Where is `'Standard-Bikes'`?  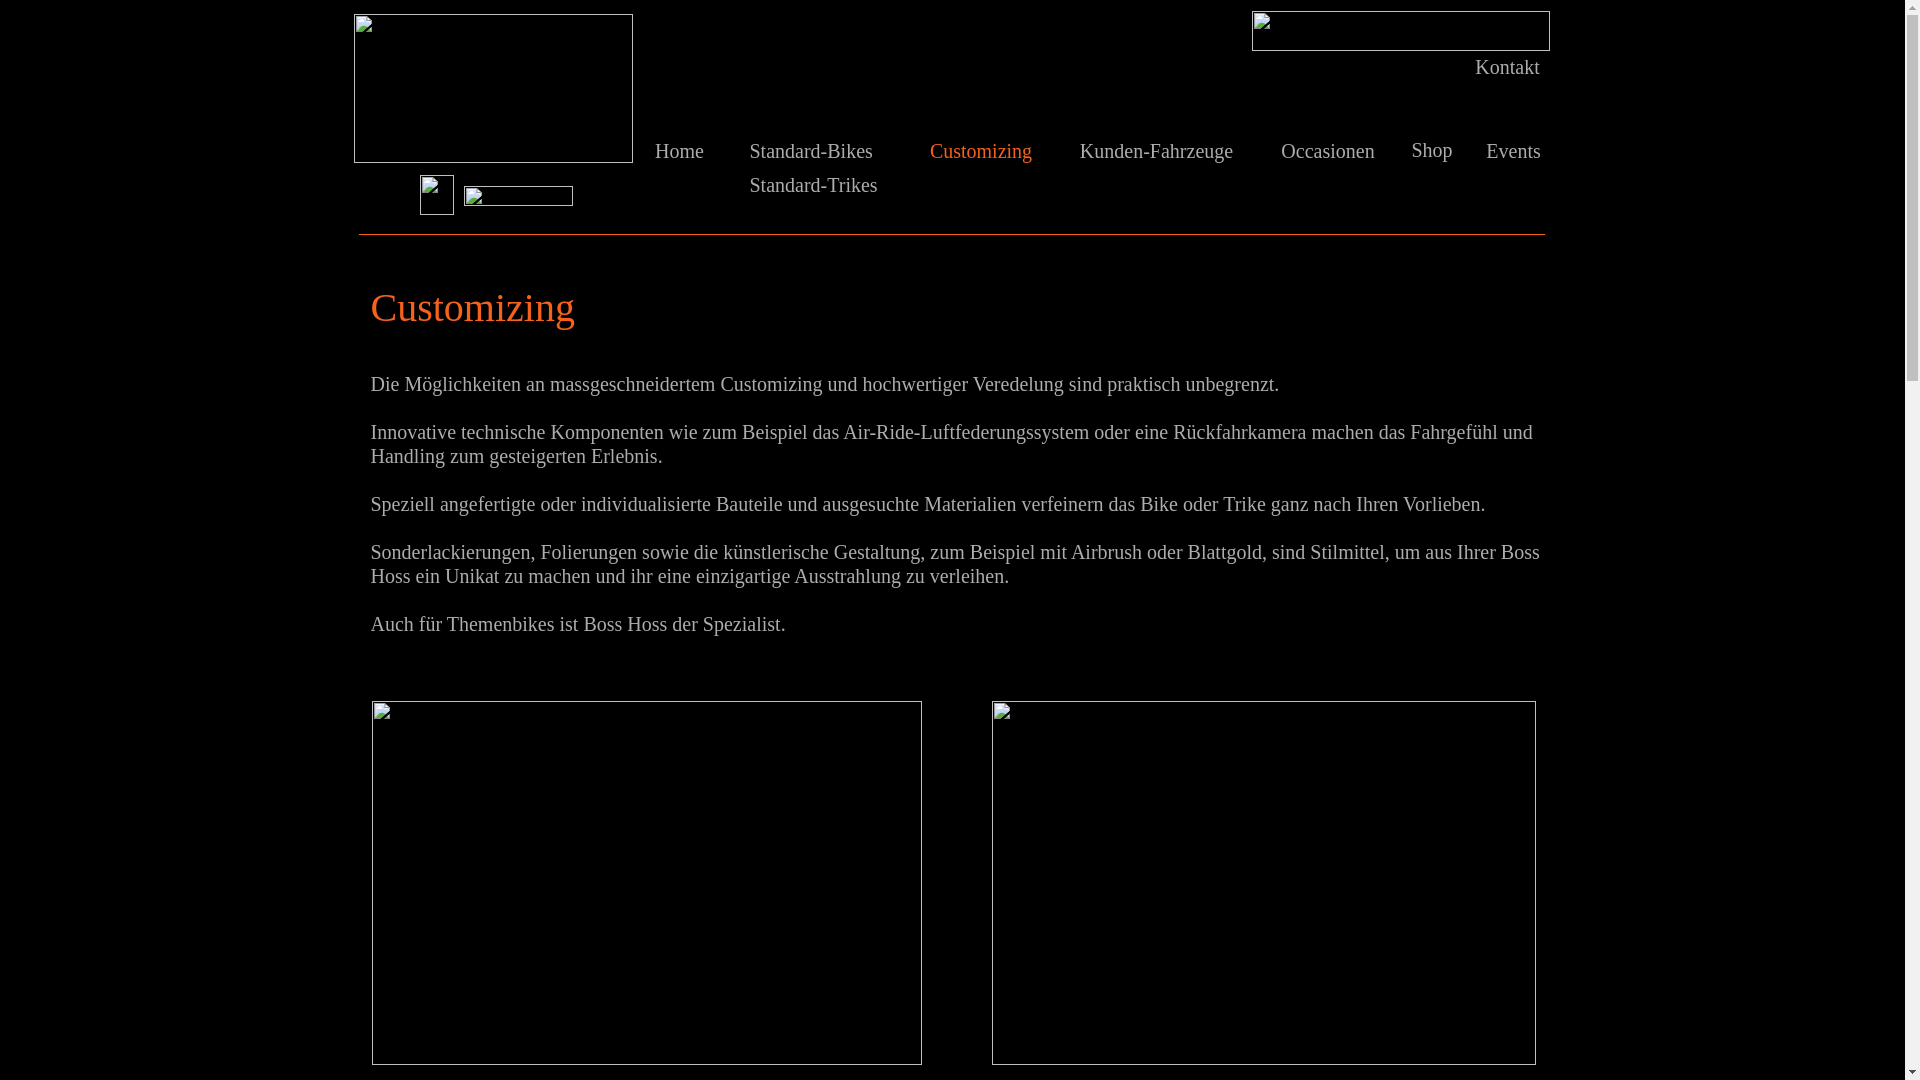 'Standard-Bikes' is located at coordinates (811, 149).